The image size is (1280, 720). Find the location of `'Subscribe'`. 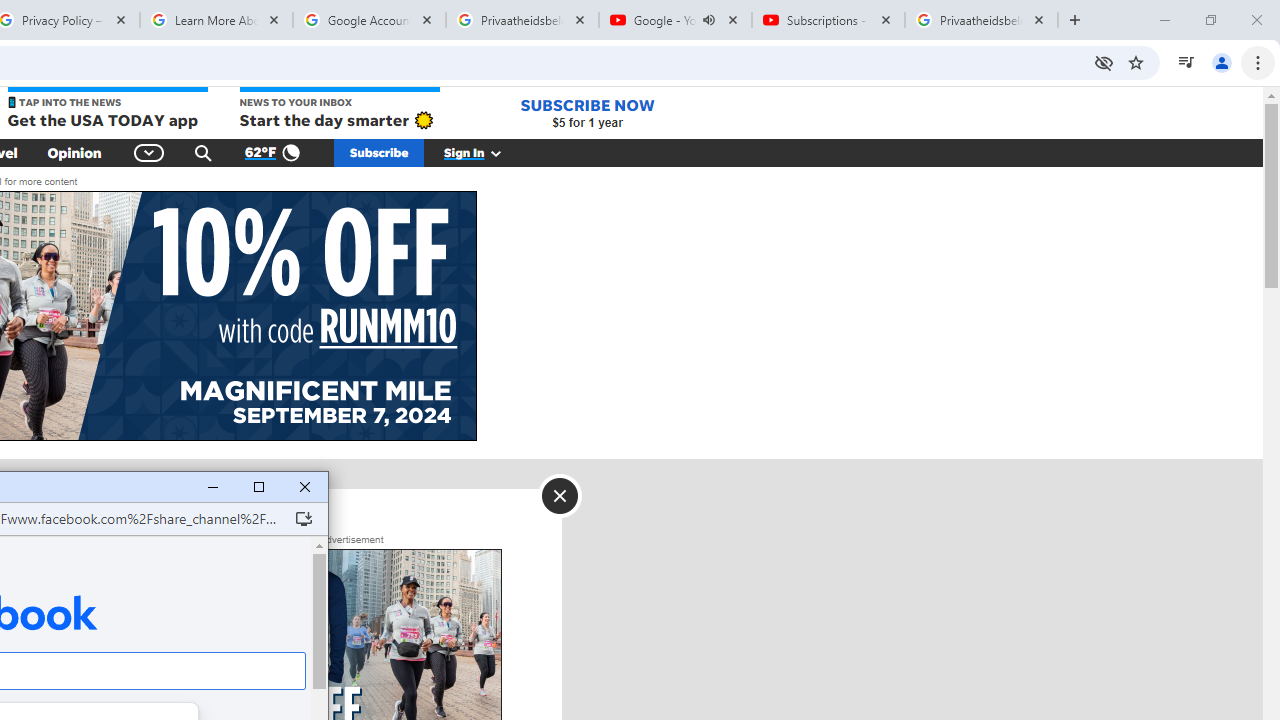

'Subscribe' is located at coordinates (379, 152).